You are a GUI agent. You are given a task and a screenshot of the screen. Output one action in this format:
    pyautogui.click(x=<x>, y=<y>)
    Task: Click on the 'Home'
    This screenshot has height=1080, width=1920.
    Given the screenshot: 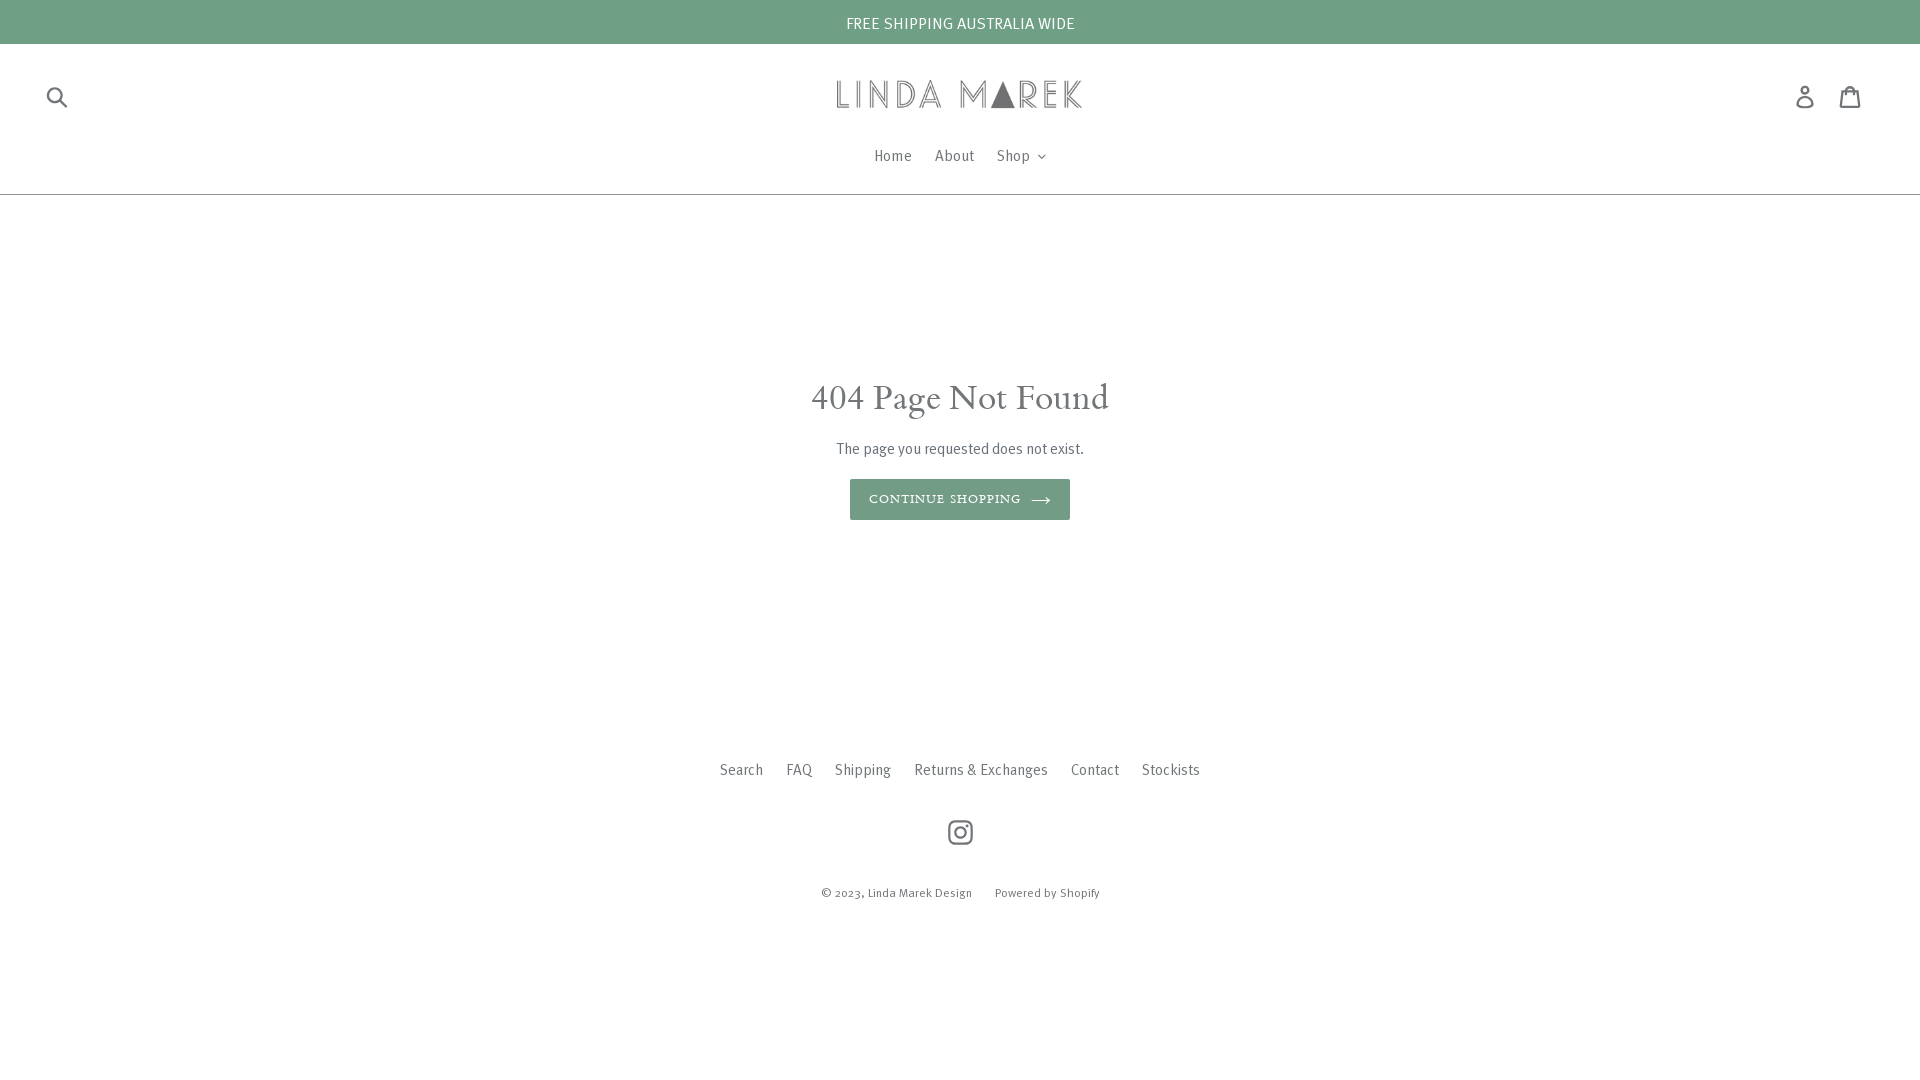 What is the action you would take?
    pyautogui.click(x=891, y=156)
    